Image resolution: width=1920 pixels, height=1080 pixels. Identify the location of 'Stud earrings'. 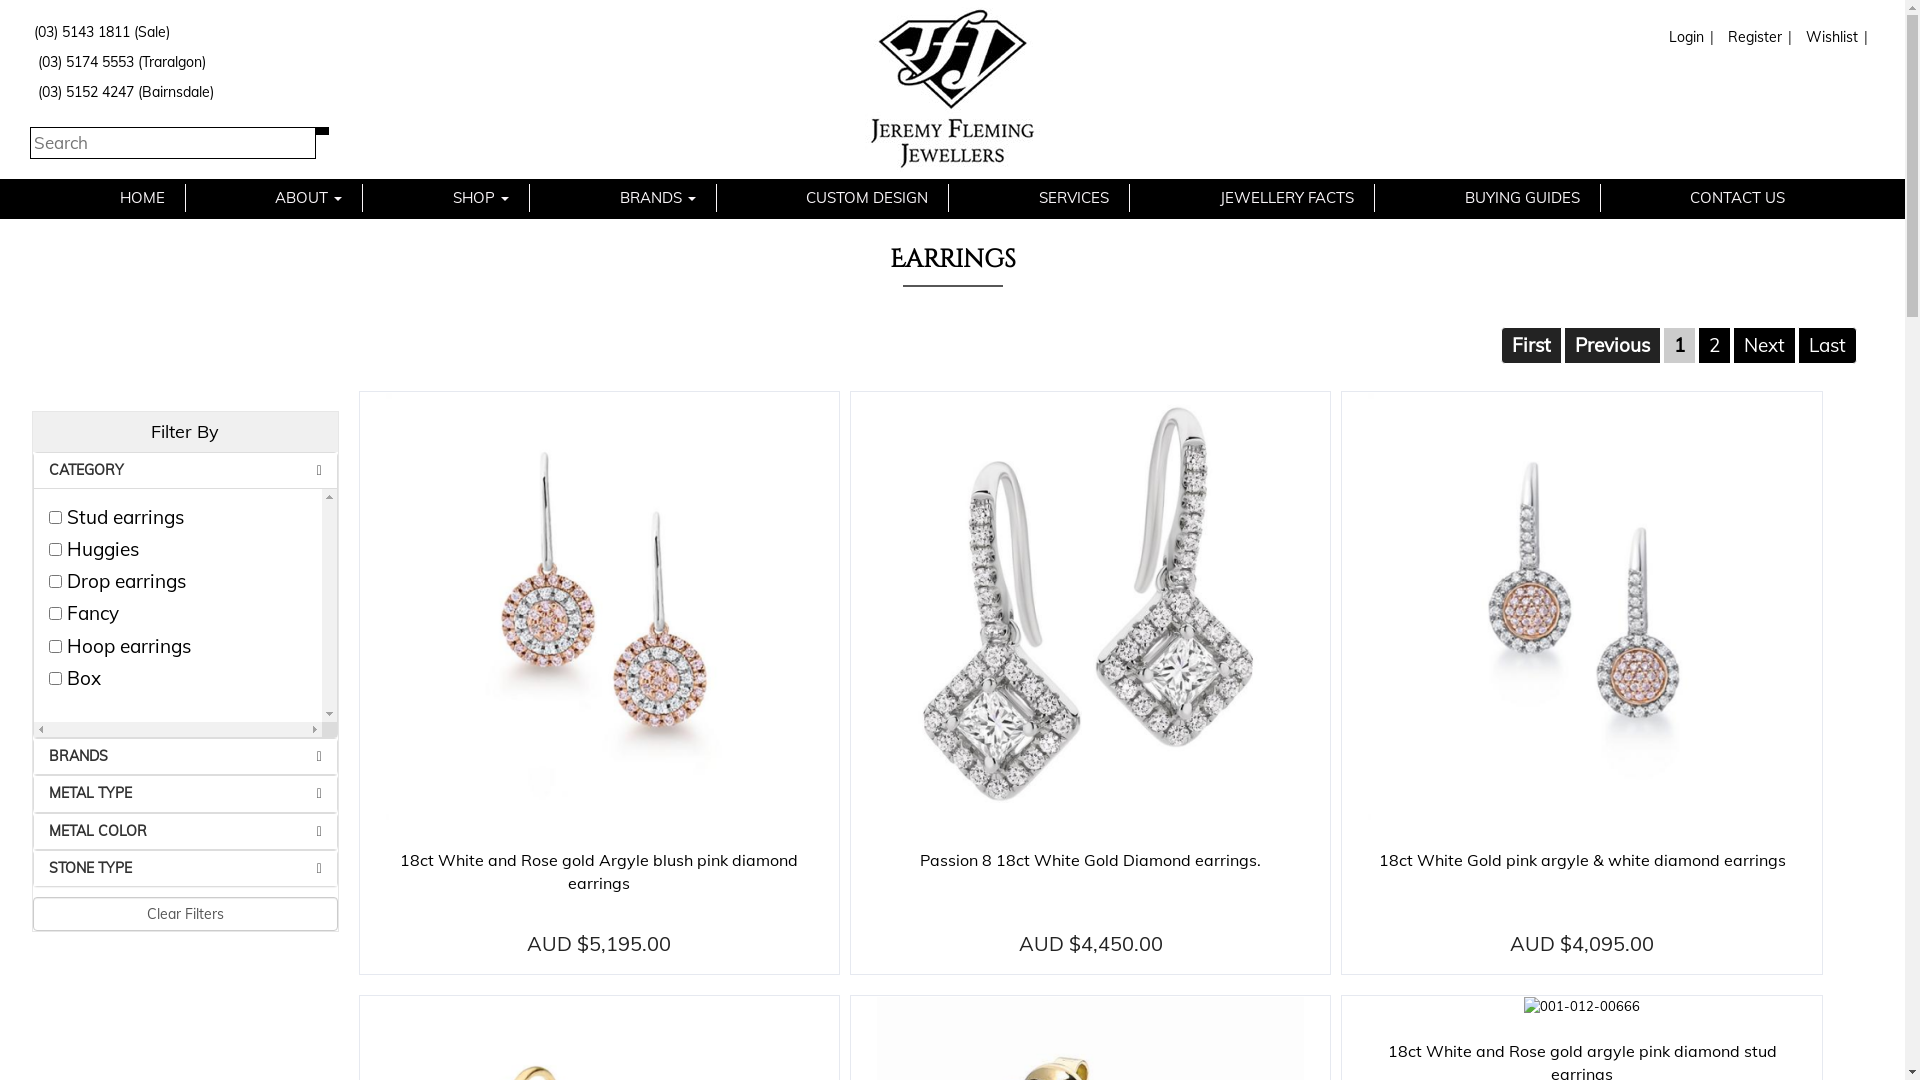
(55, 516).